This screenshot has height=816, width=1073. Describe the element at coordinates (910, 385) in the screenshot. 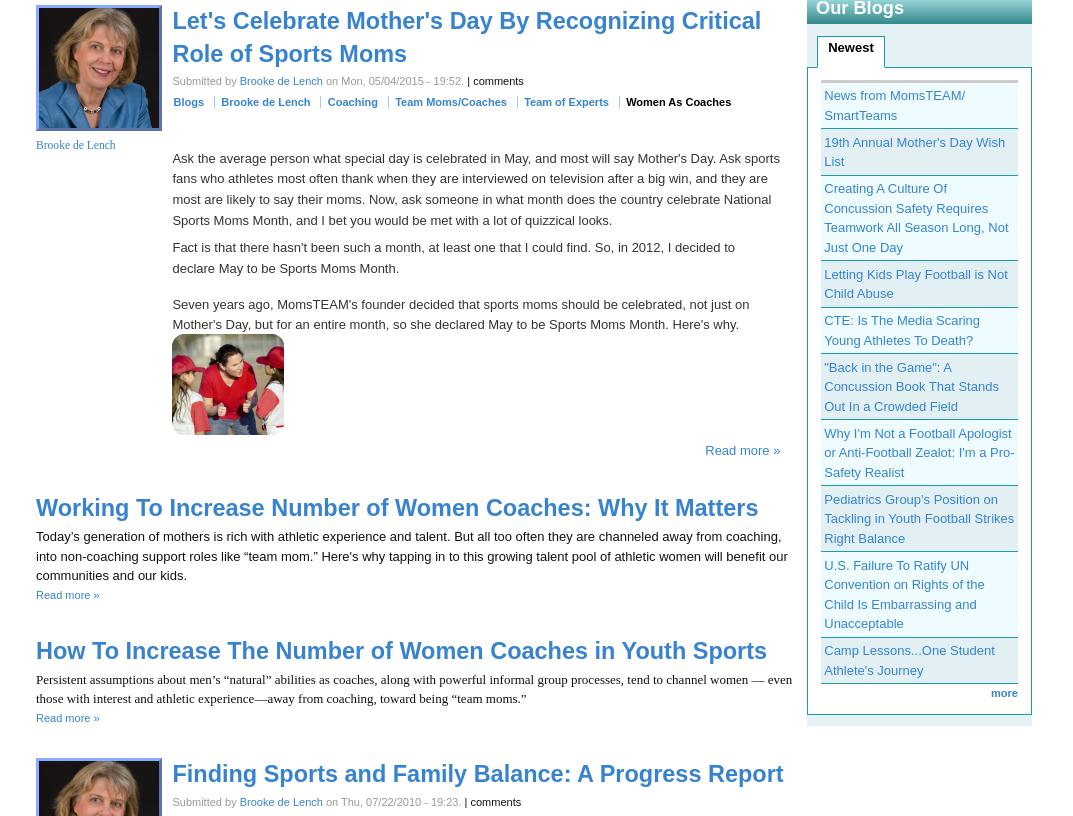

I see `'"Back in the Game": A Concussion Book That Stands Out In a Crowded Field'` at that location.